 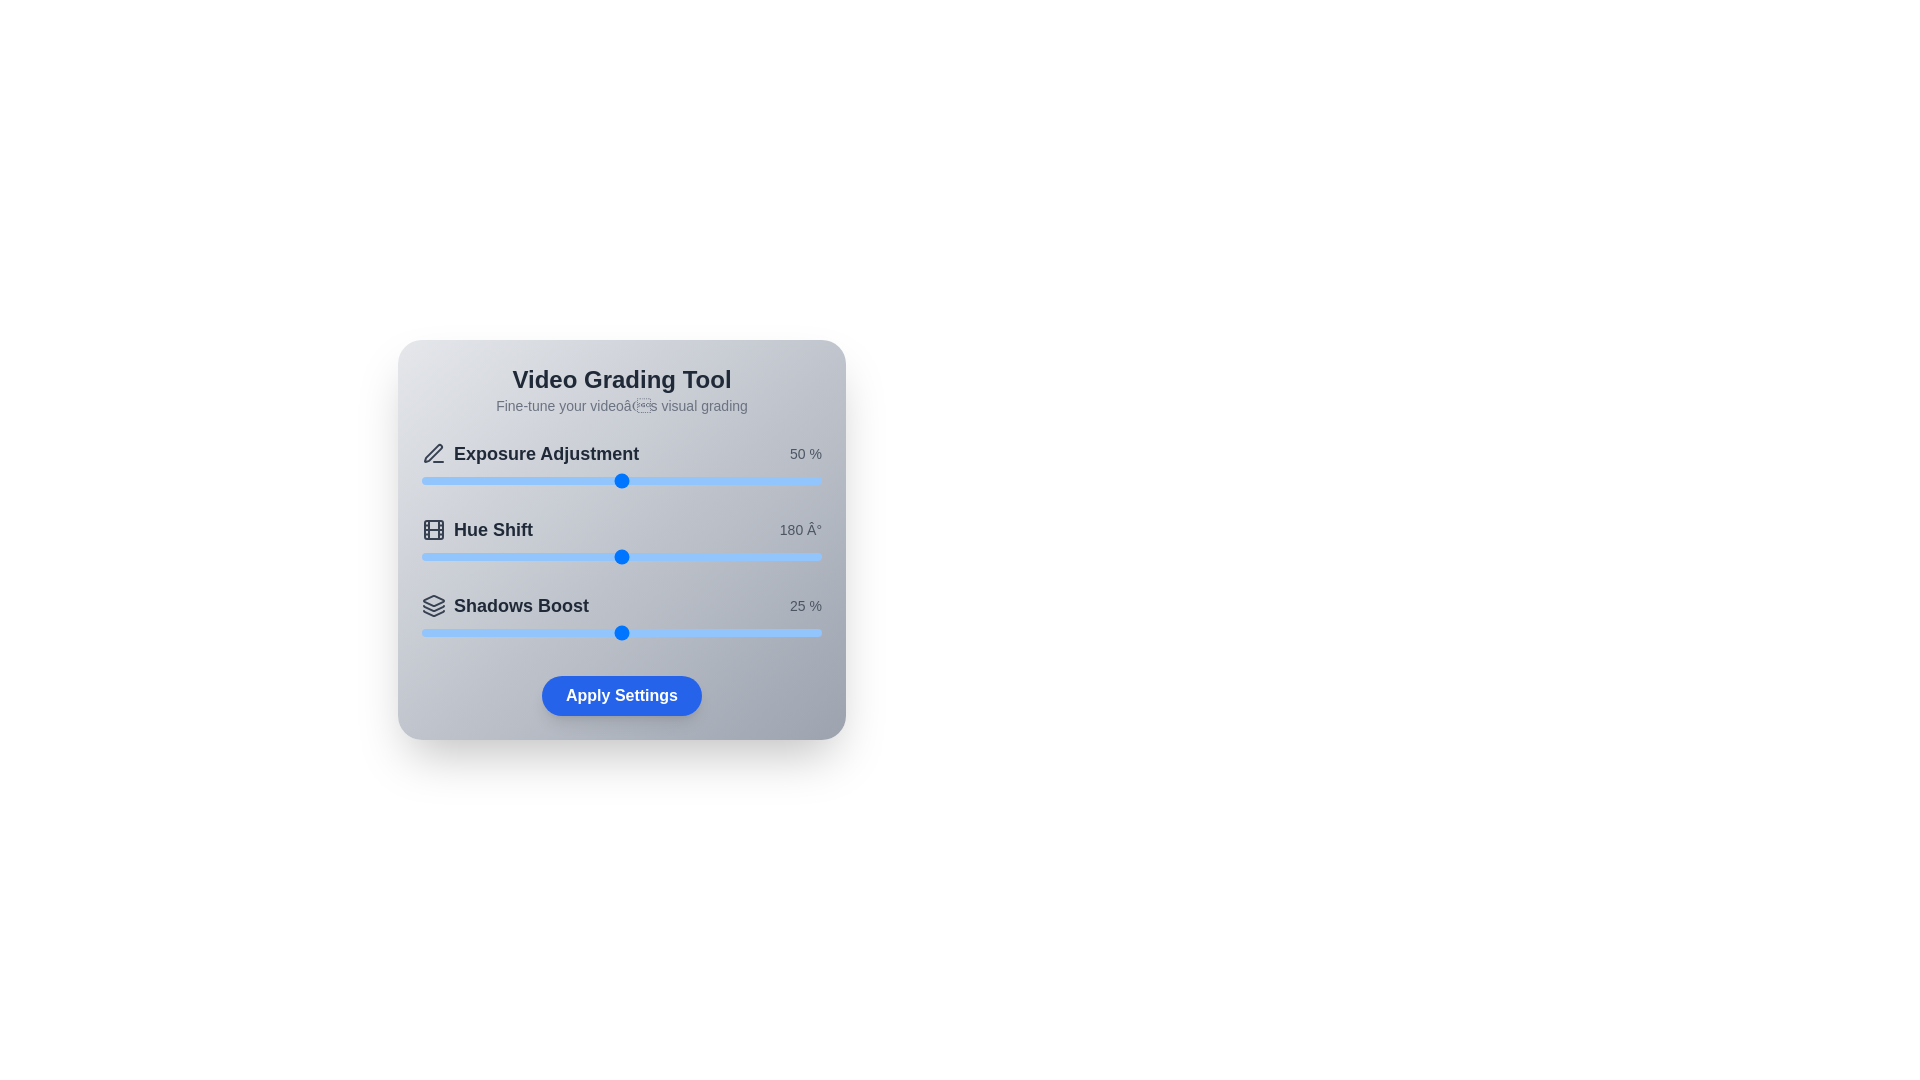 What do you see at coordinates (484, 556) in the screenshot?
I see `the hue shift` at bounding box center [484, 556].